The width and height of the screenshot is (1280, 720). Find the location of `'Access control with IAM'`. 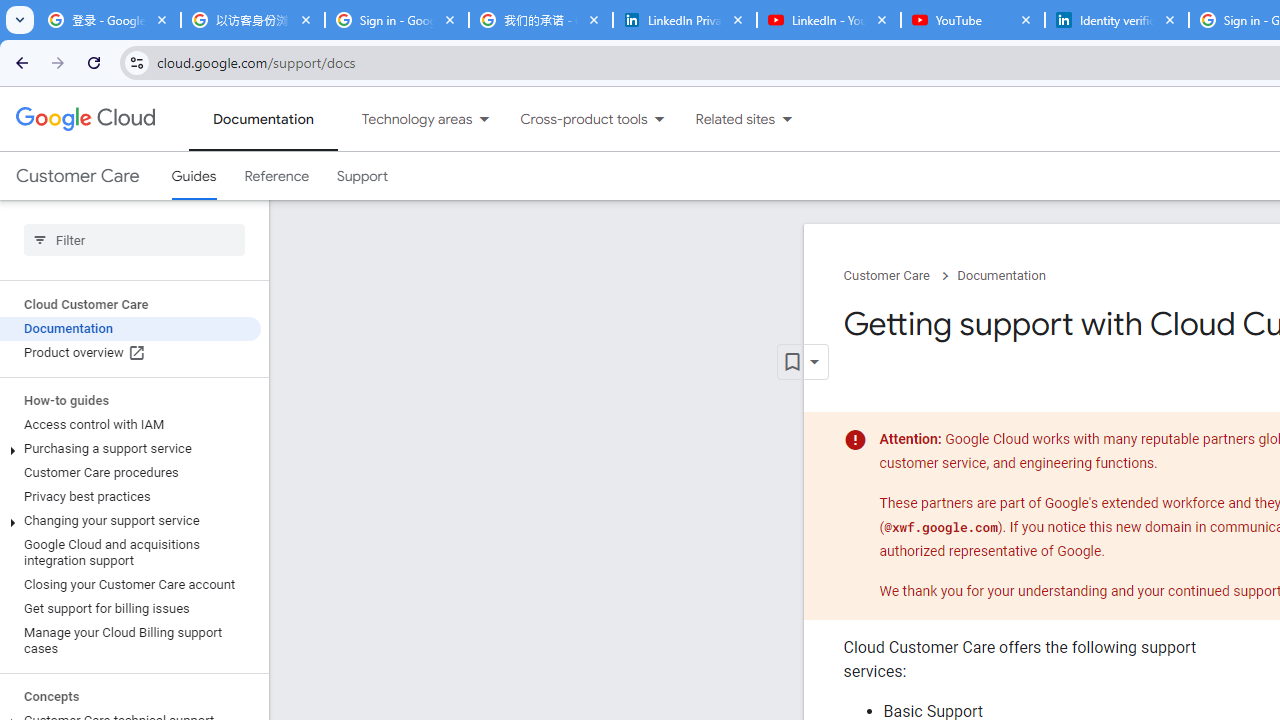

'Access control with IAM' is located at coordinates (129, 424).